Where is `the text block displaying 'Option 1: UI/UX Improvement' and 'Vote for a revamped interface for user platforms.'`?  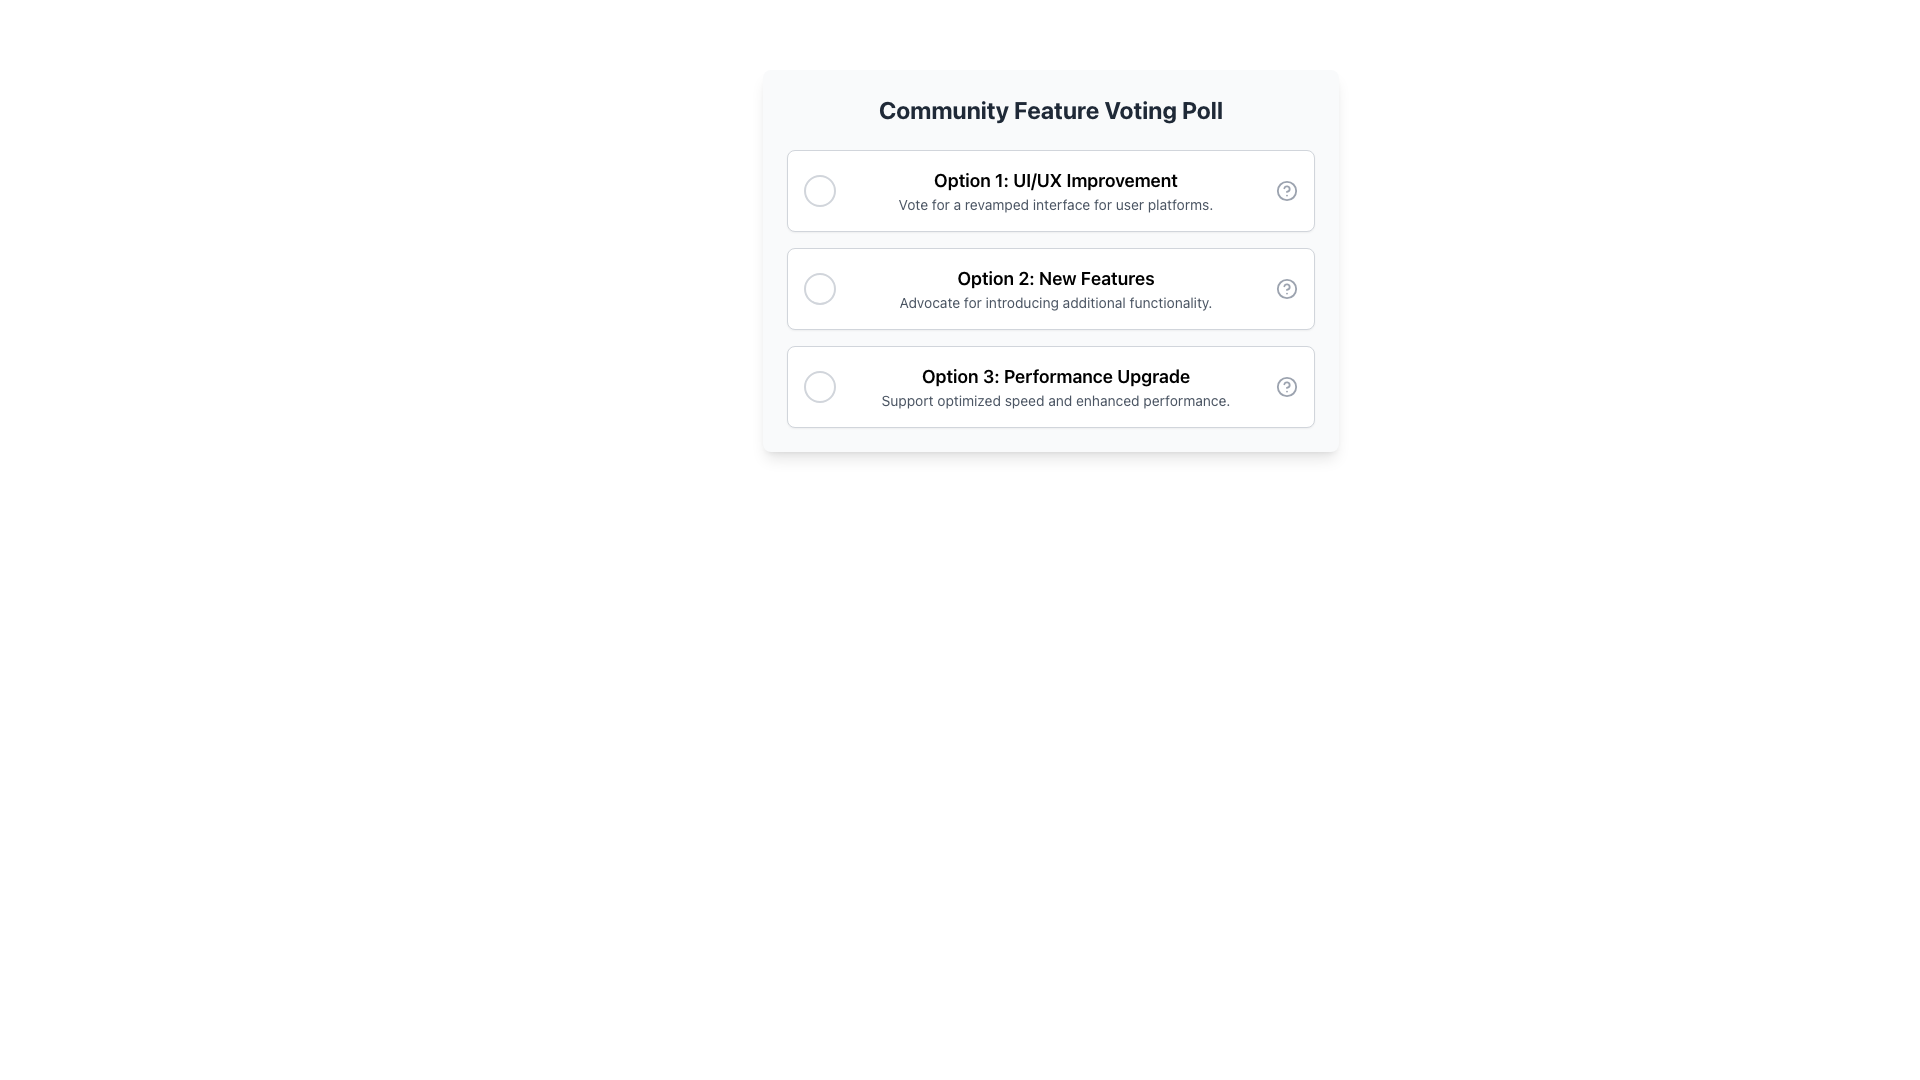
the text block displaying 'Option 1: UI/UX Improvement' and 'Vote for a revamped interface for user platforms.' is located at coordinates (1055, 191).